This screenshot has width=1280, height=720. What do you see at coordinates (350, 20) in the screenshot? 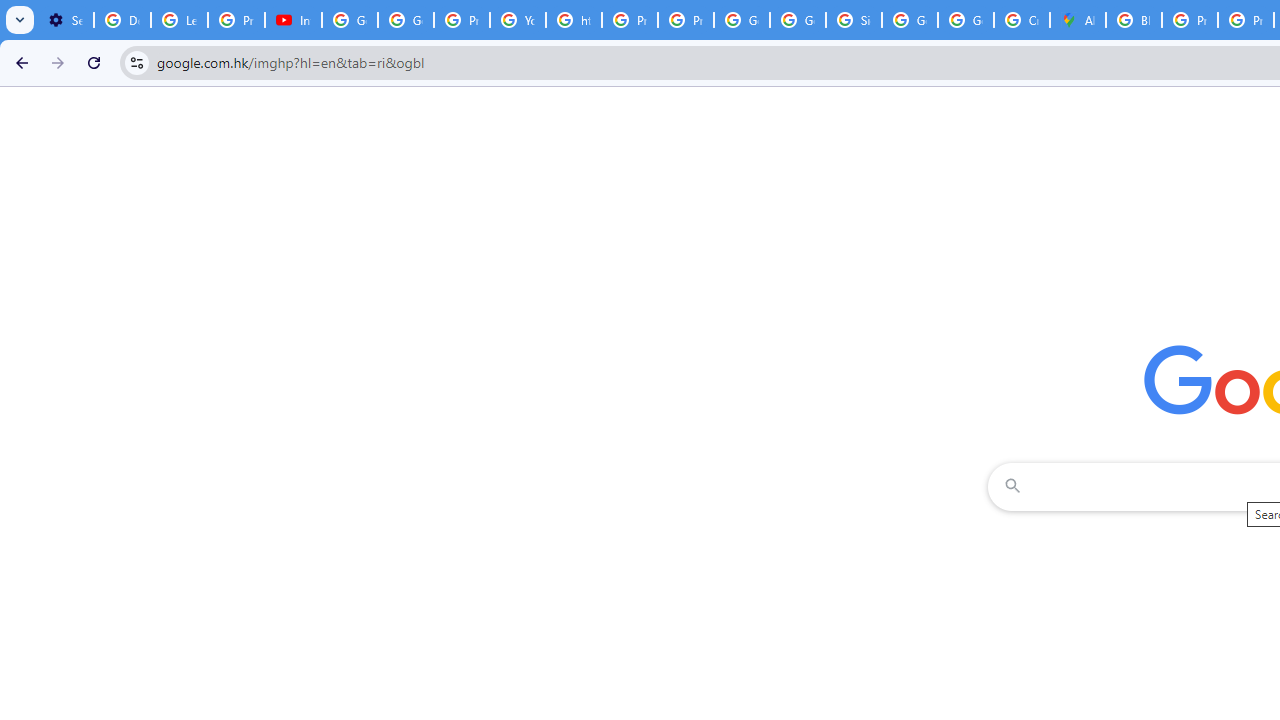
I see `'Google Account Help'` at bounding box center [350, 20].